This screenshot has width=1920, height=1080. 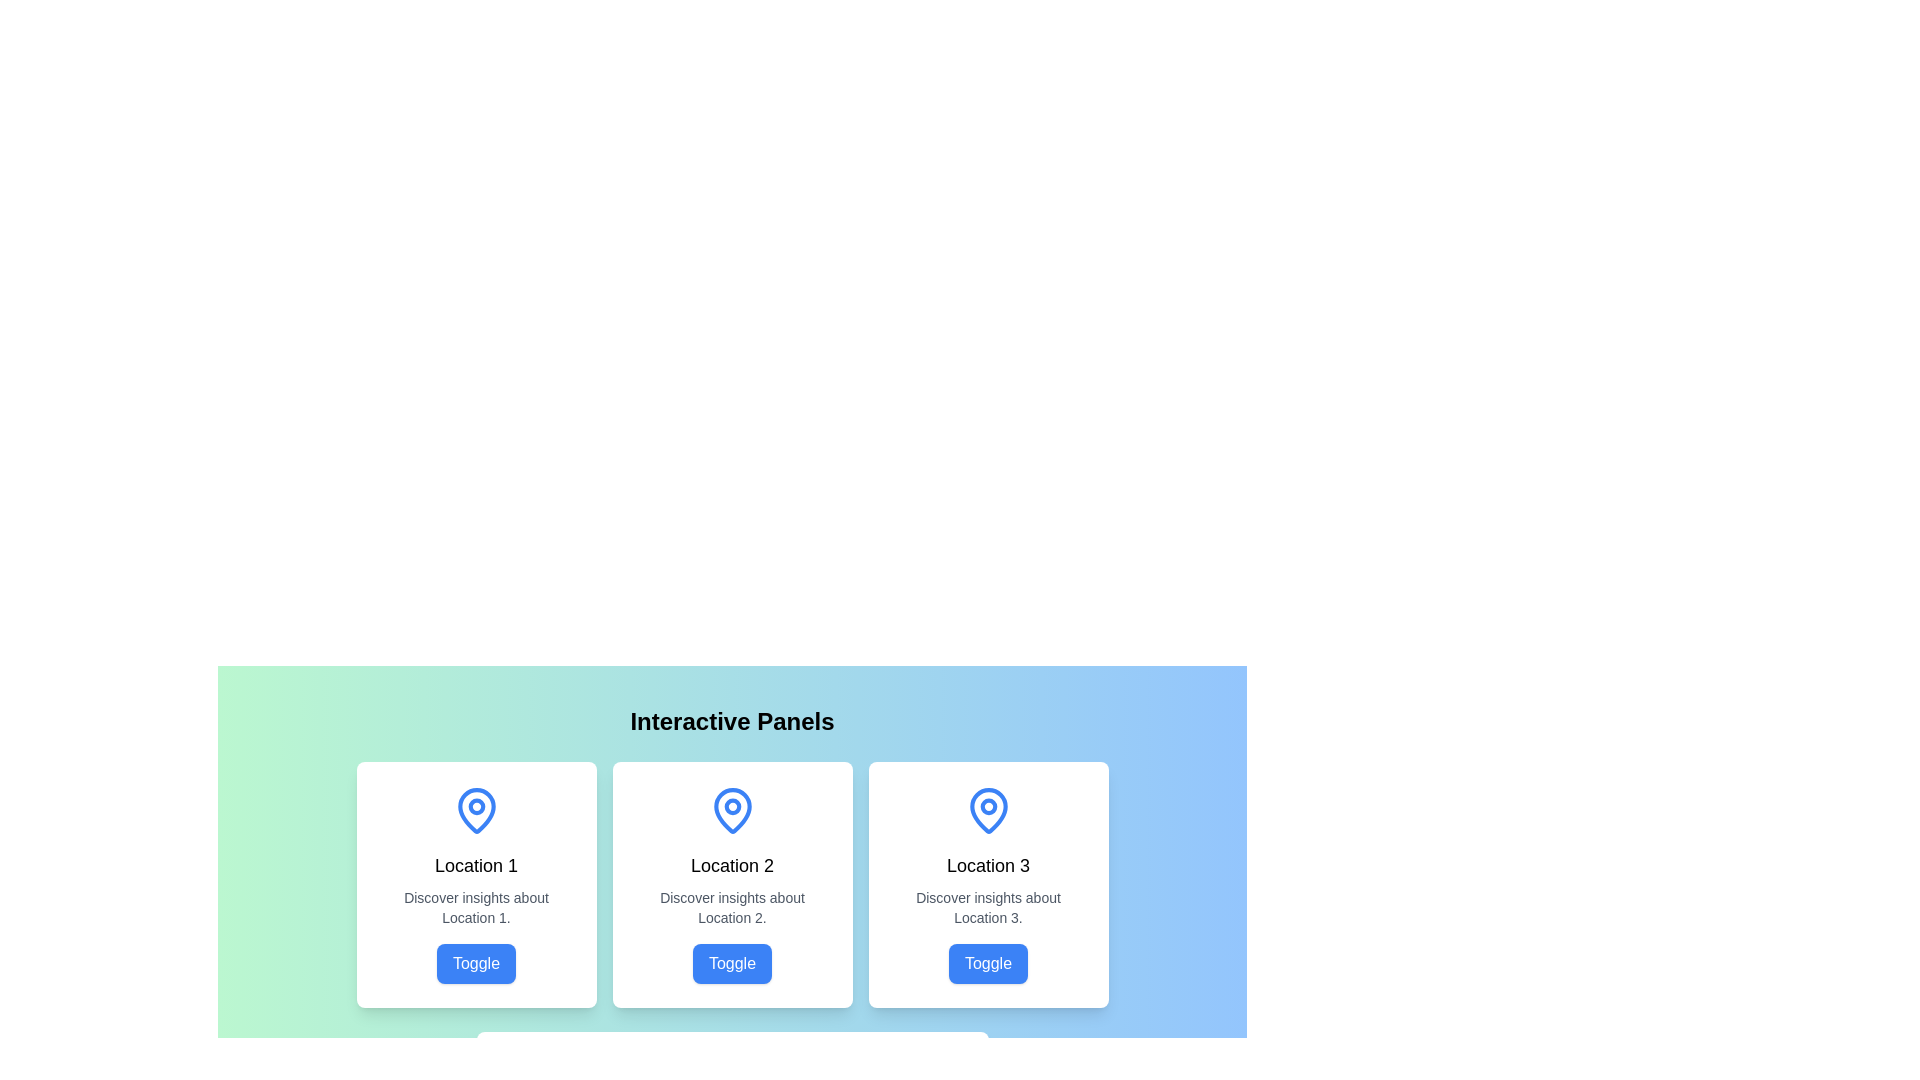 I want to click on the static text label in the central card that provides the title or main descriptor for the card's content, so click(x=731, y=865).